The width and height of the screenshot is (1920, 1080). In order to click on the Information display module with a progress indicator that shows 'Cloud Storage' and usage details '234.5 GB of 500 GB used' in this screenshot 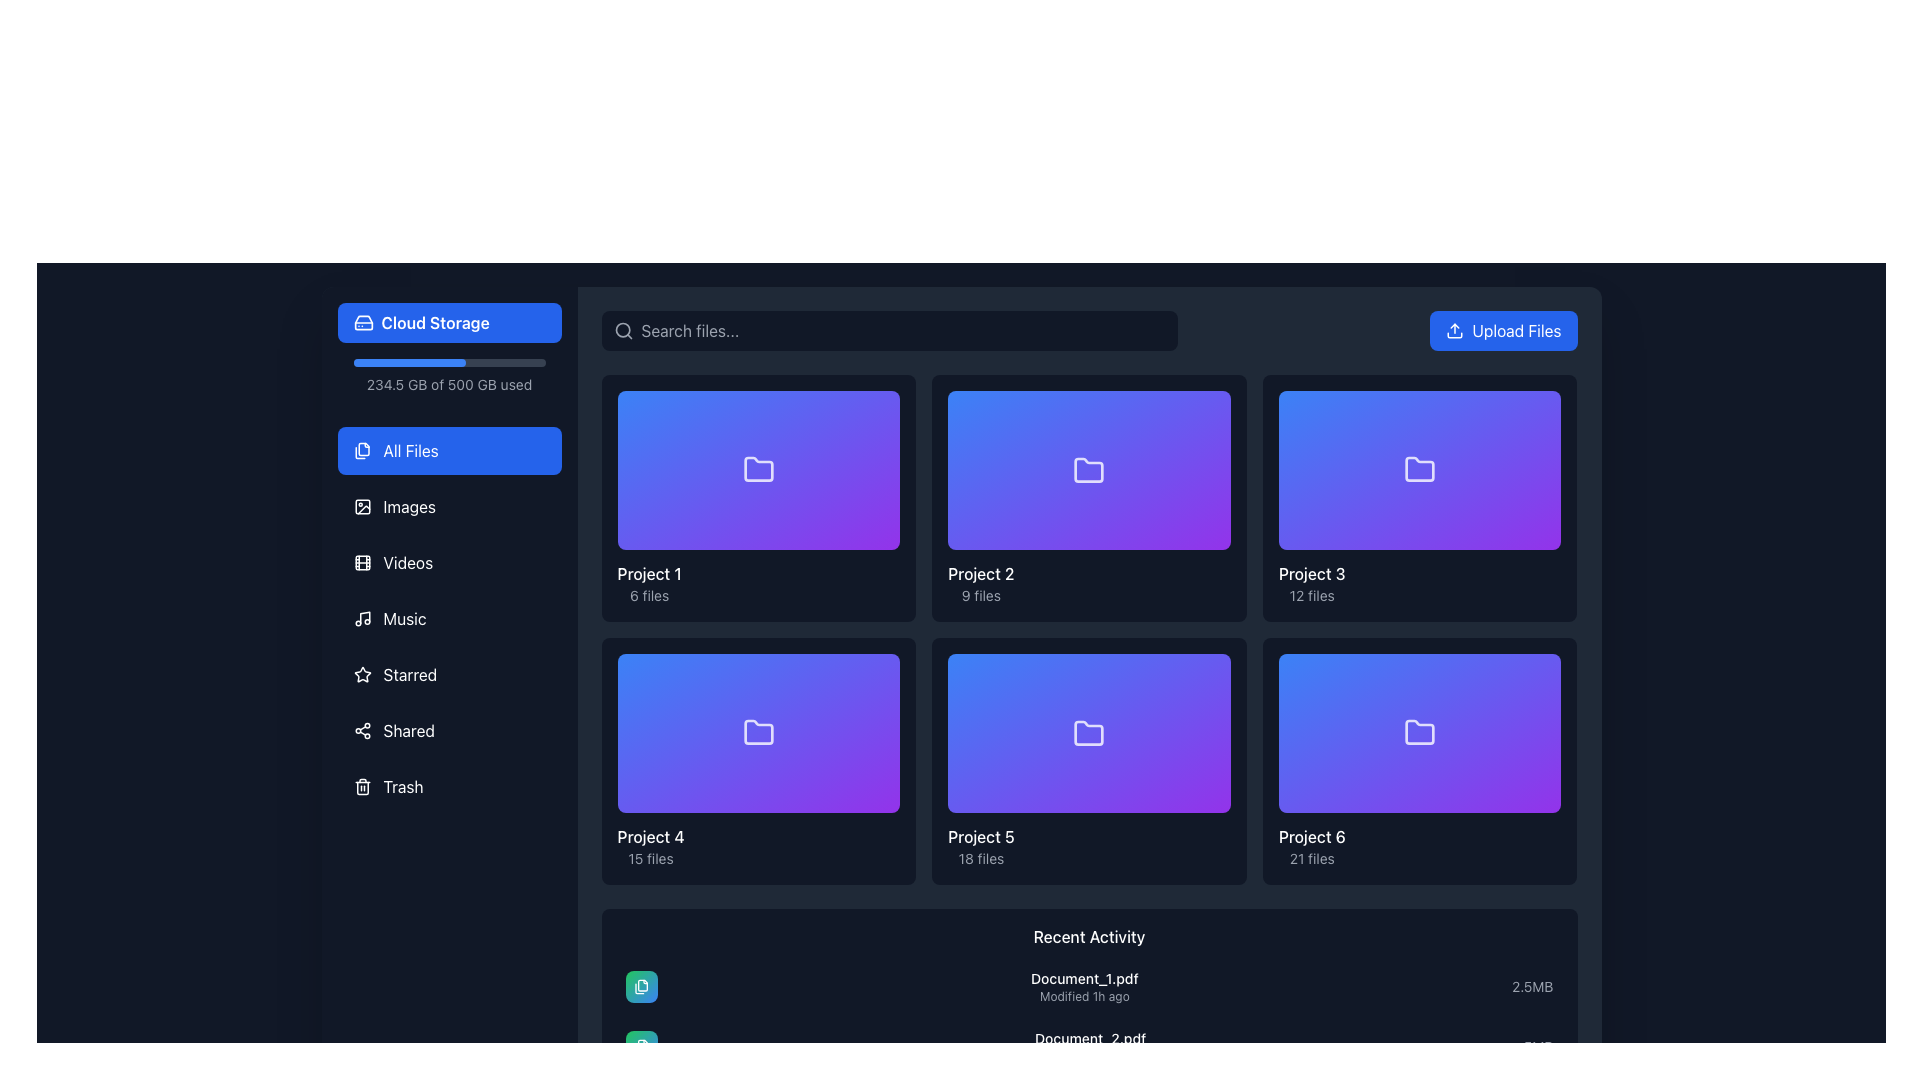, I will do `click(448, 347)`.